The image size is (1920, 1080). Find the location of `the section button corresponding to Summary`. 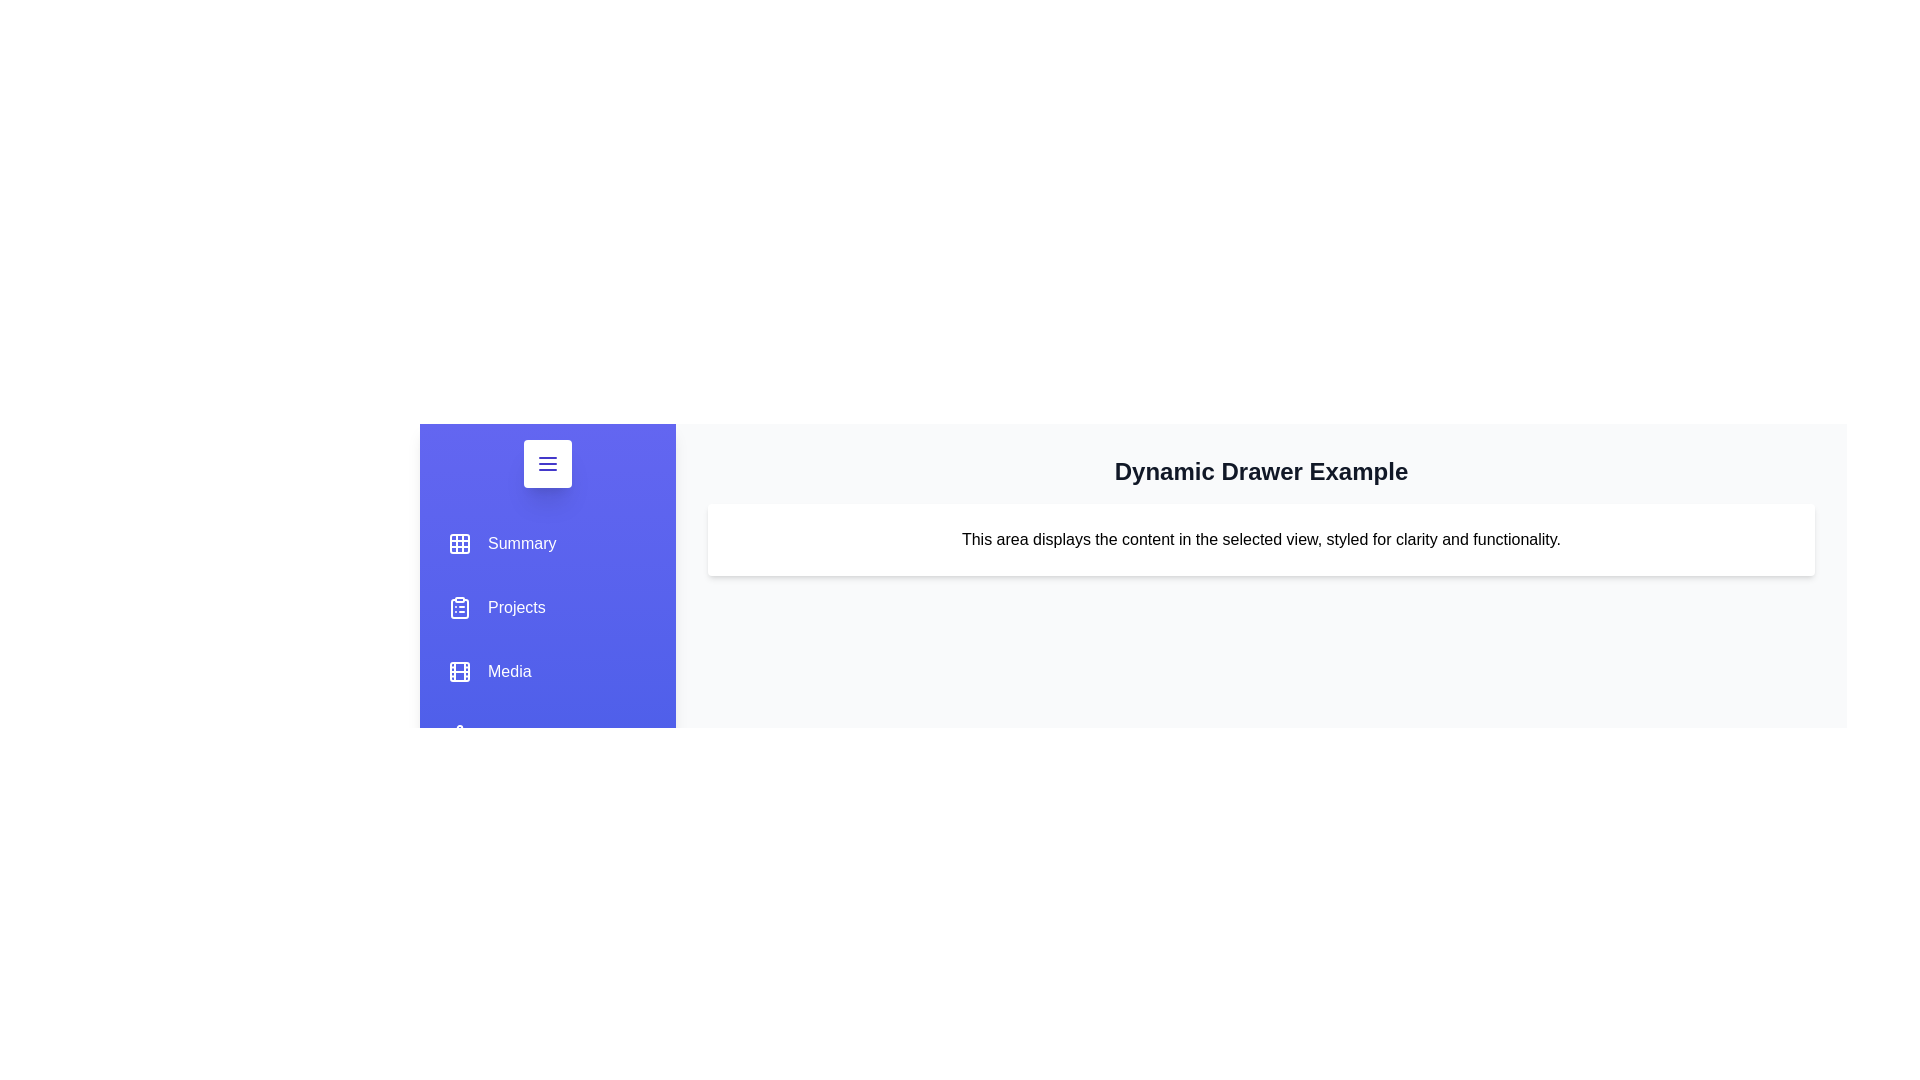

the section button corresponding to Summary is located at coordinates (502, 543).